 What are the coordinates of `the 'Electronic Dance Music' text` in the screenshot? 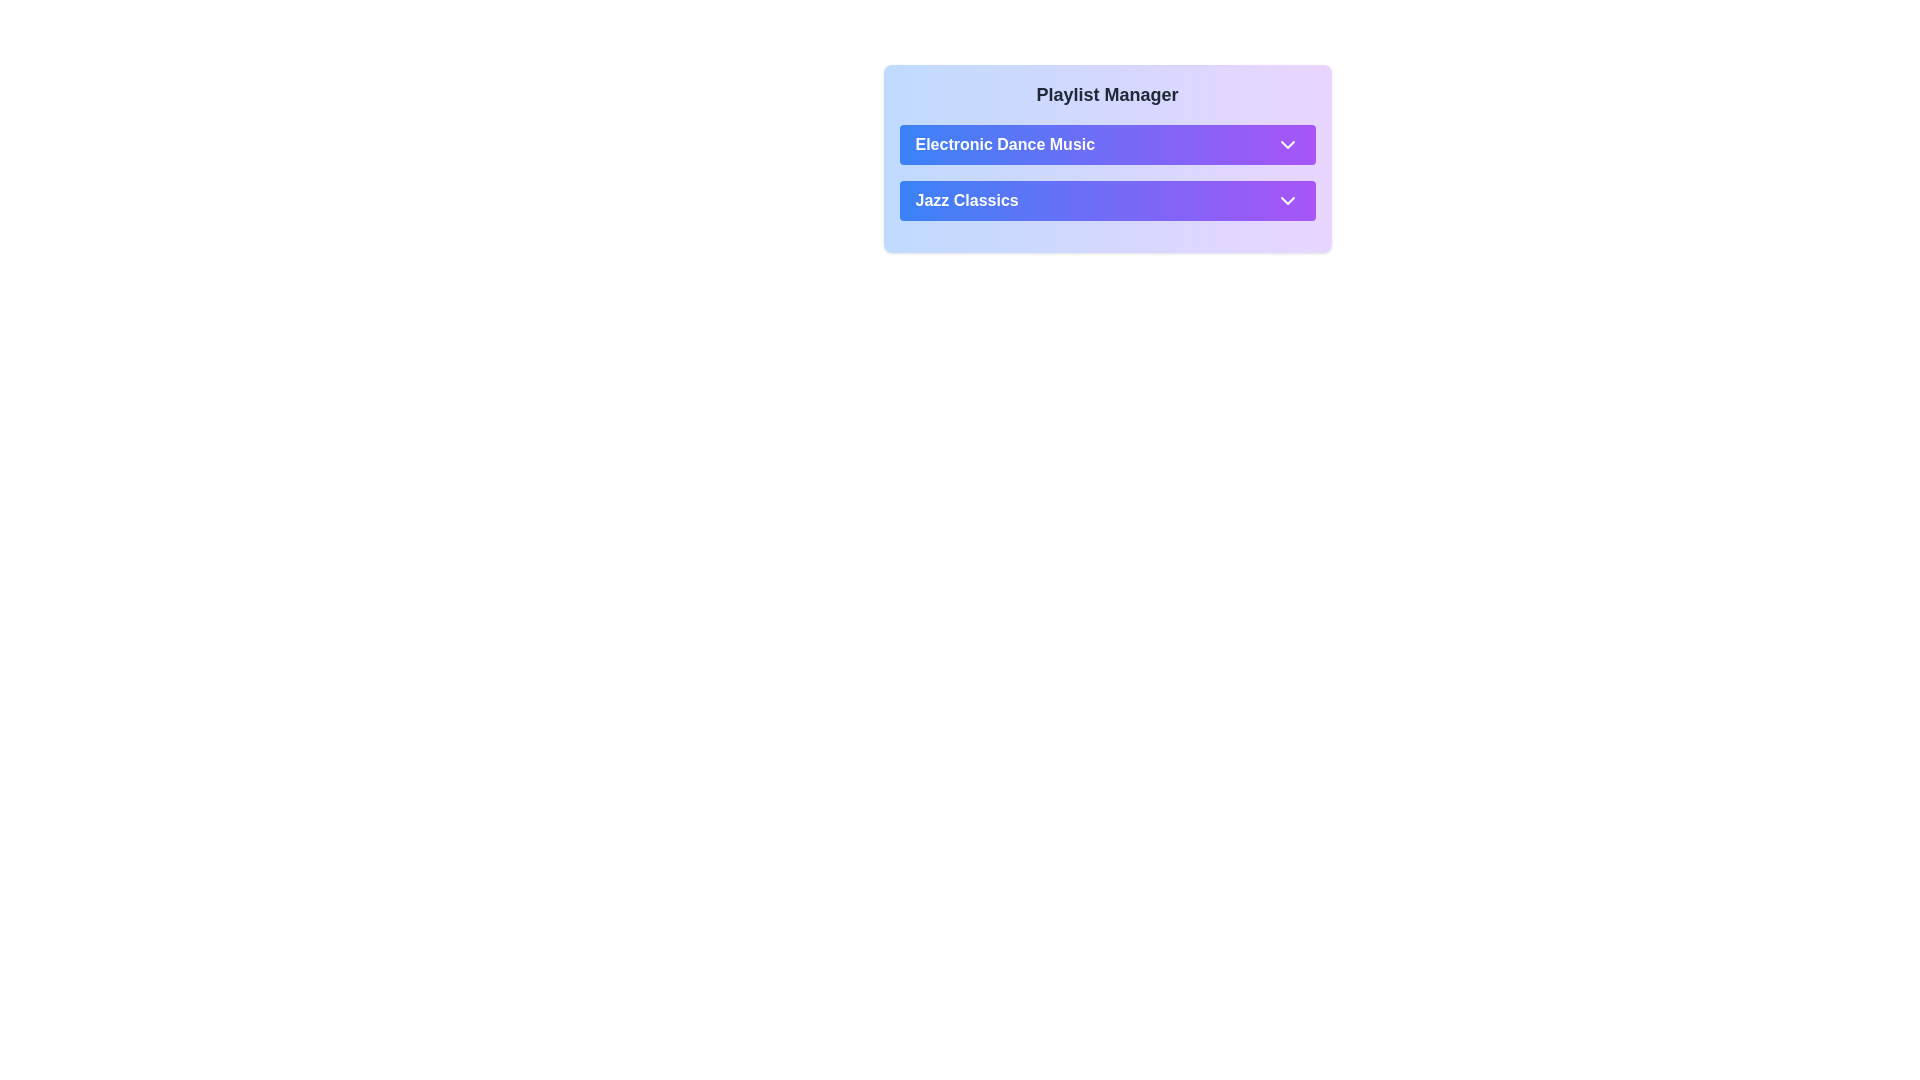 It's located at (1106, 157).